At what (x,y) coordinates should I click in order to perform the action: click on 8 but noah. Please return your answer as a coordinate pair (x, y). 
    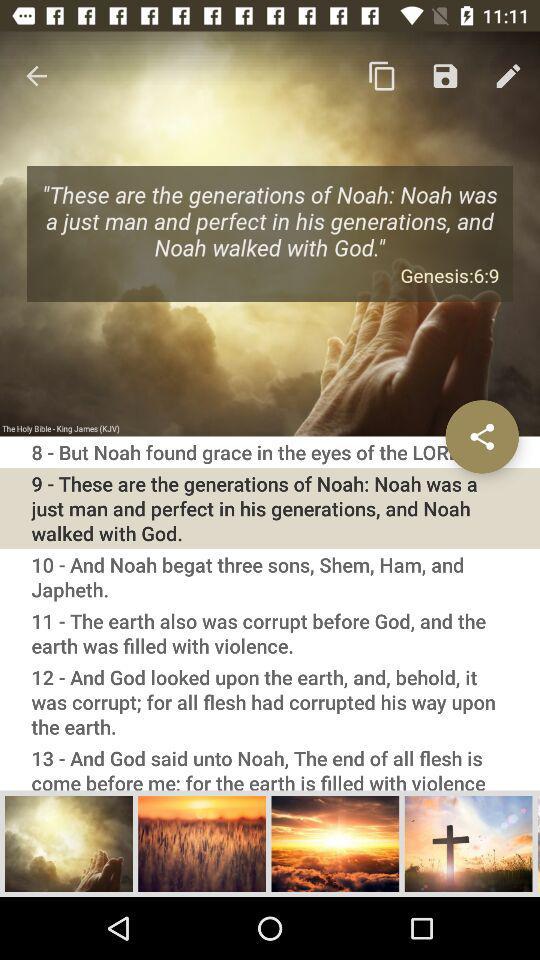
    Looking at the image, I should click on (270, 452).